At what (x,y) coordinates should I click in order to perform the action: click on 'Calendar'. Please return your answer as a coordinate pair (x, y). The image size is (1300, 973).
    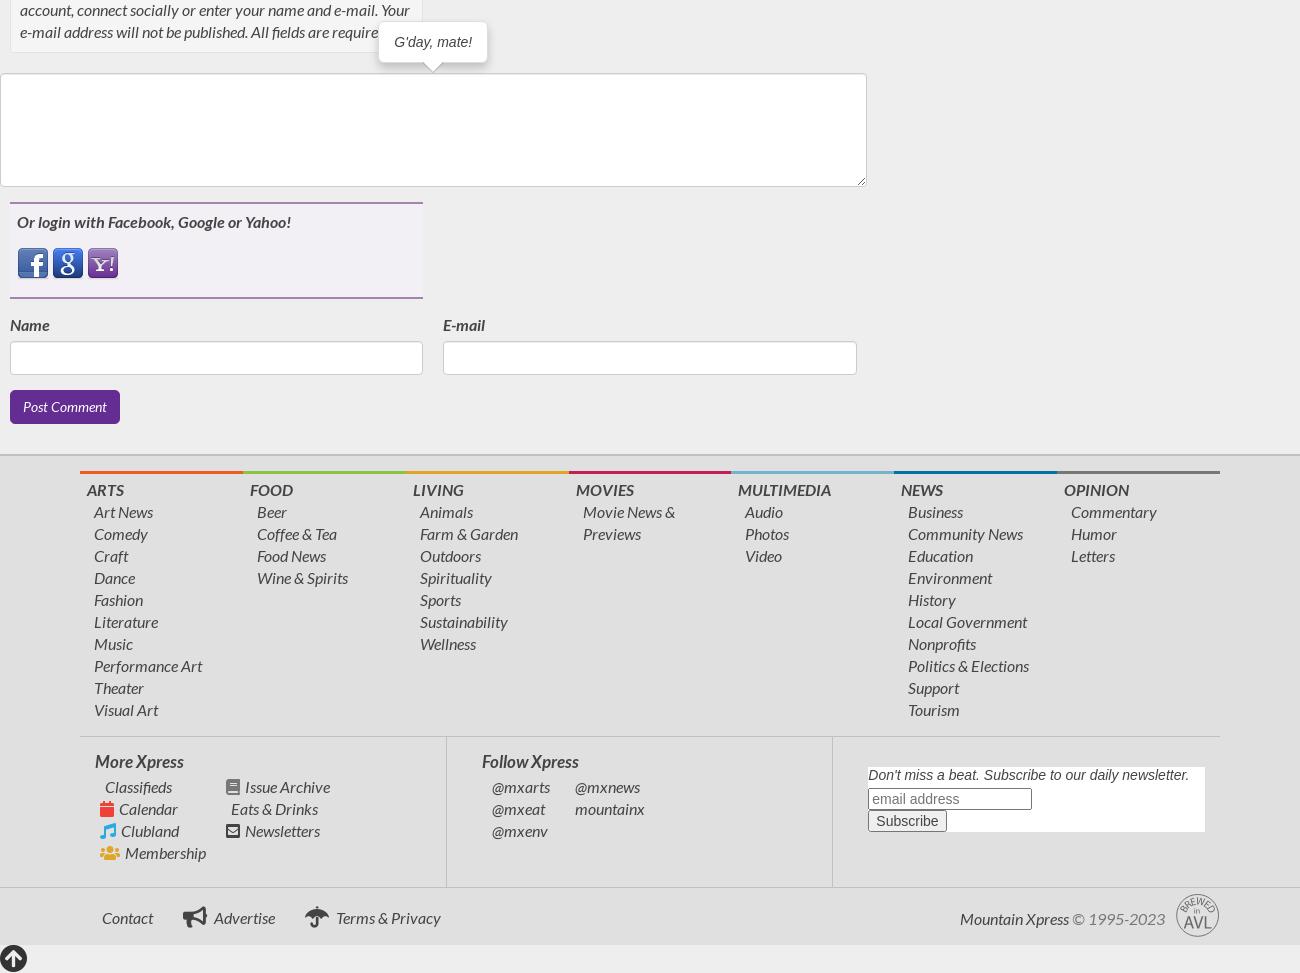
    Looking at the image, I should click on (147, 807).